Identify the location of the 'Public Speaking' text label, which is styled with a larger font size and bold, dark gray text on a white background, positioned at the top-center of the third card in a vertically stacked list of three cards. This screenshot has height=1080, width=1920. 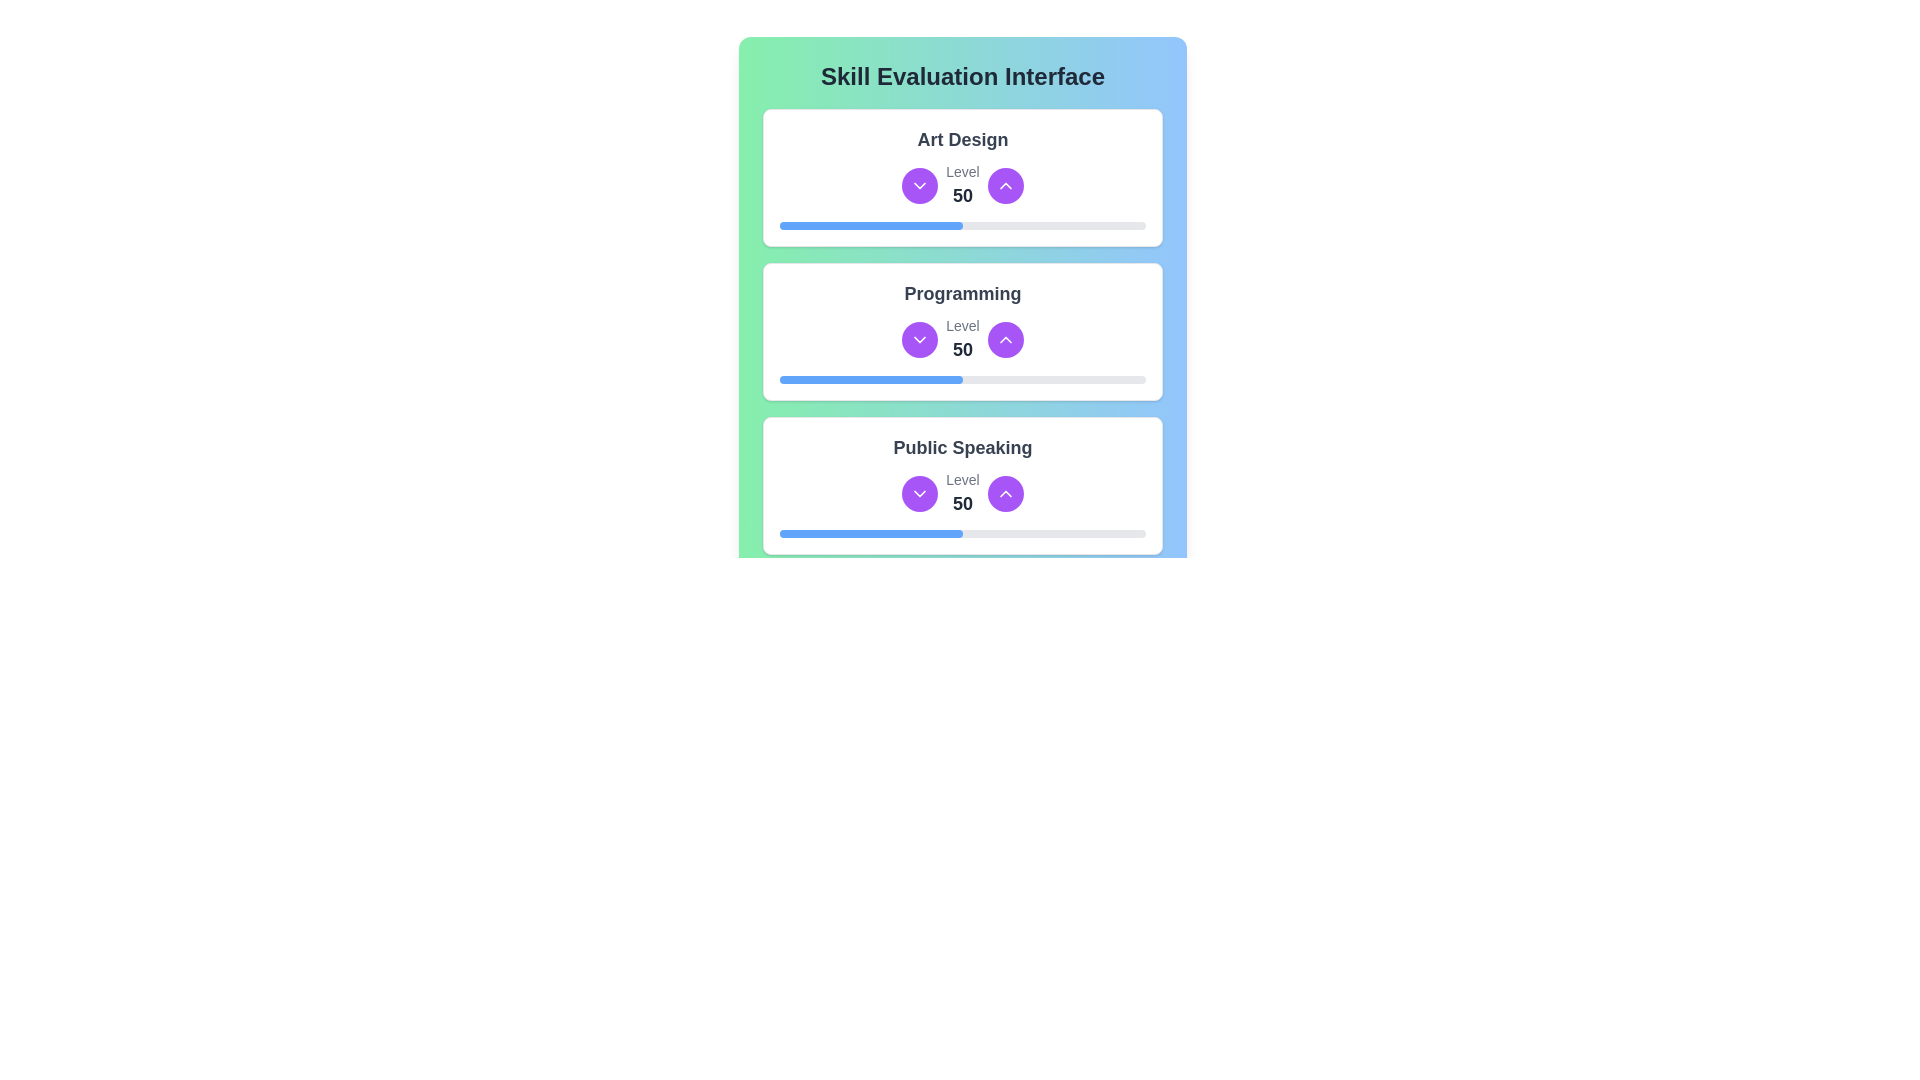
(963, 446).